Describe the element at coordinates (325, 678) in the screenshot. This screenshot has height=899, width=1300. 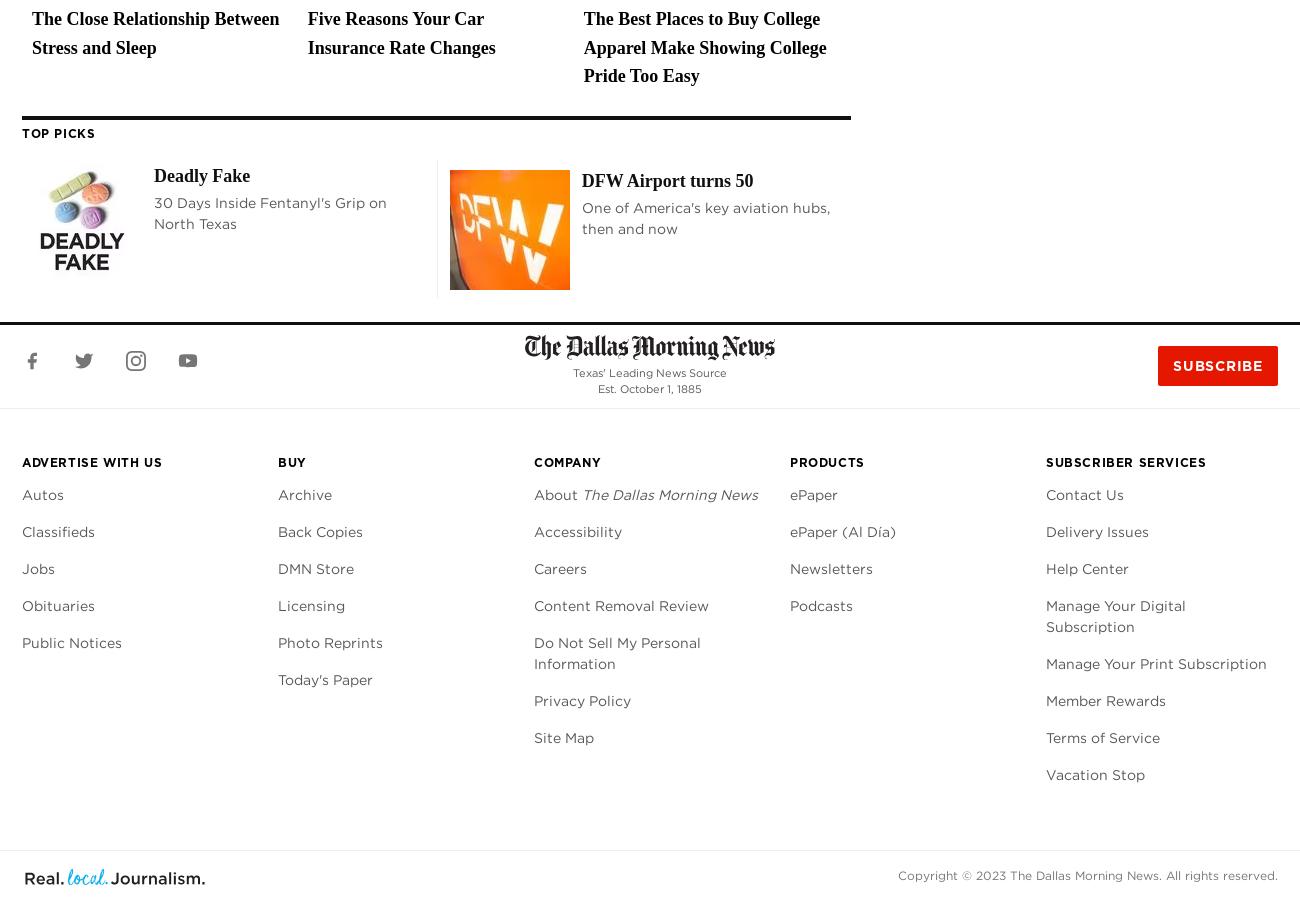
I see `'Today's Paper'` at that location.